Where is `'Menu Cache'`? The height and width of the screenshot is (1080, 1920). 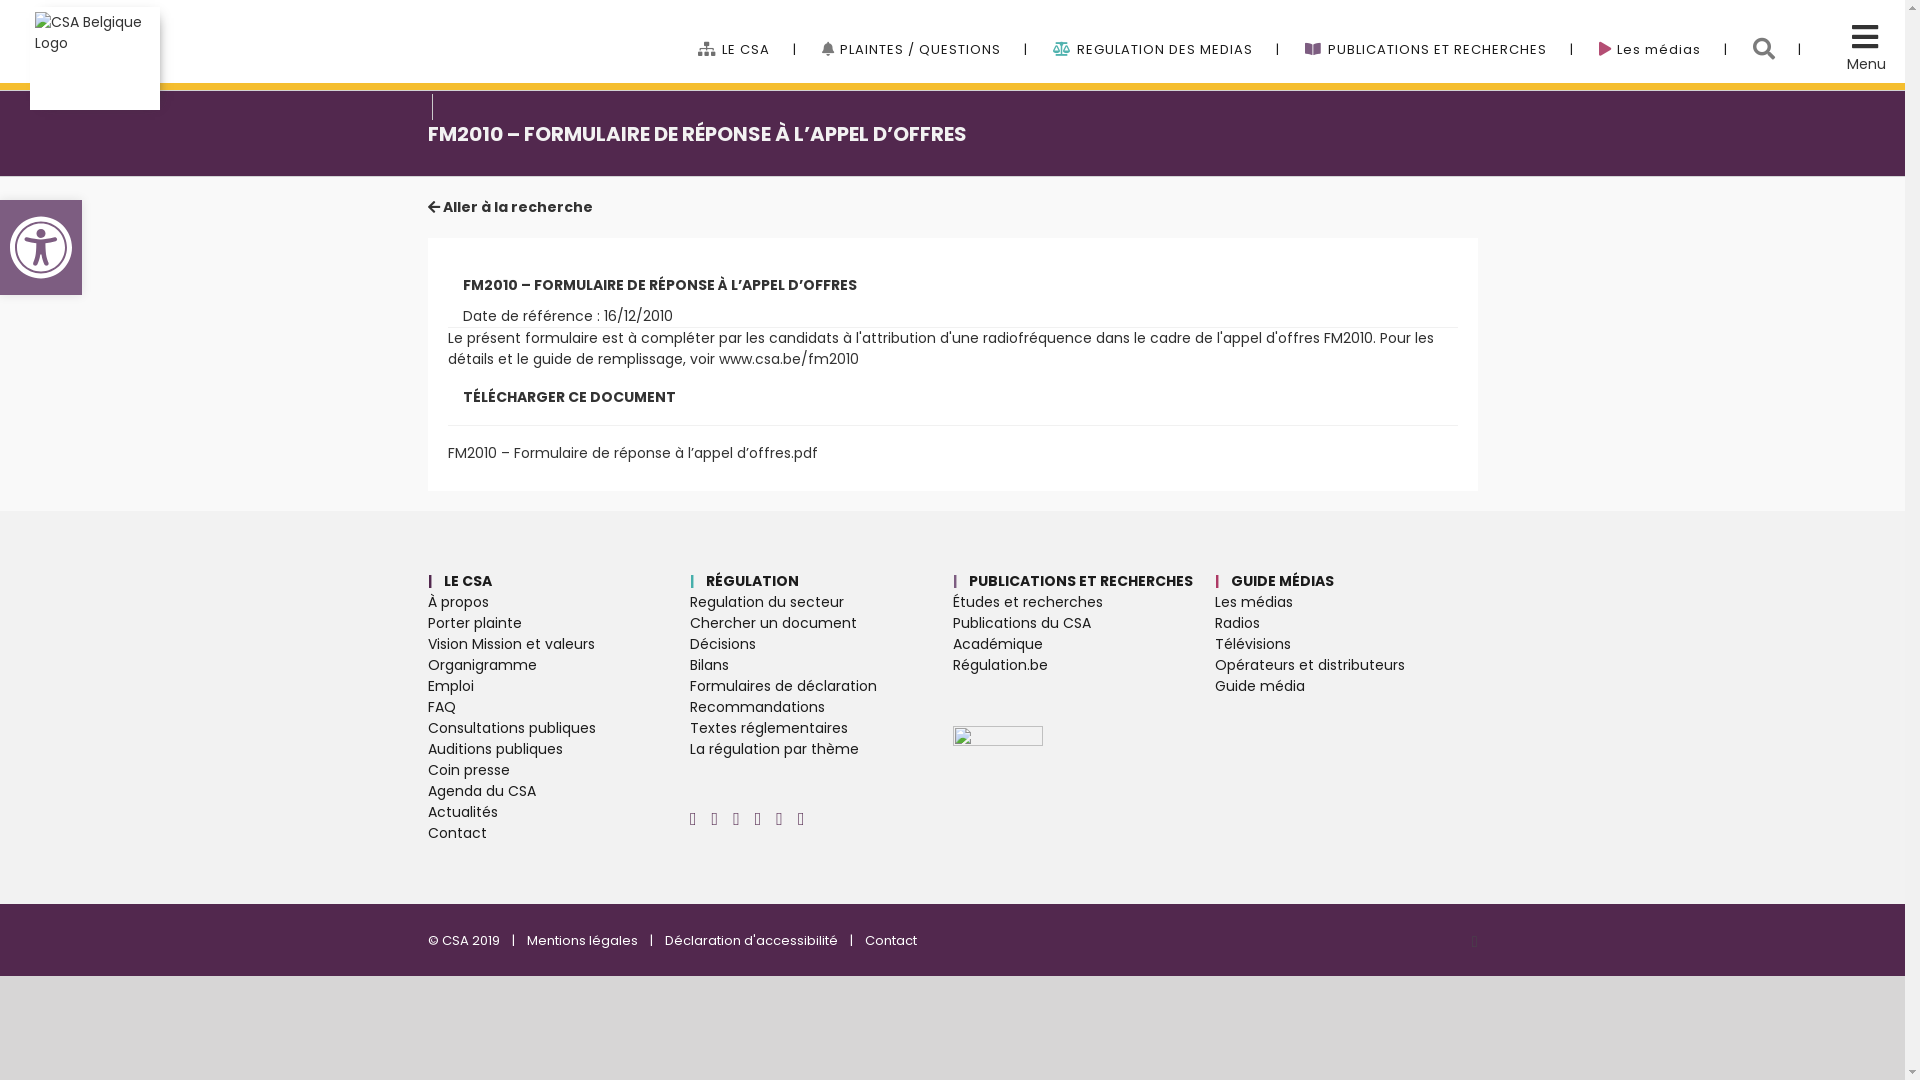 'Menu Cache' is located at coordinates (1846, 42).